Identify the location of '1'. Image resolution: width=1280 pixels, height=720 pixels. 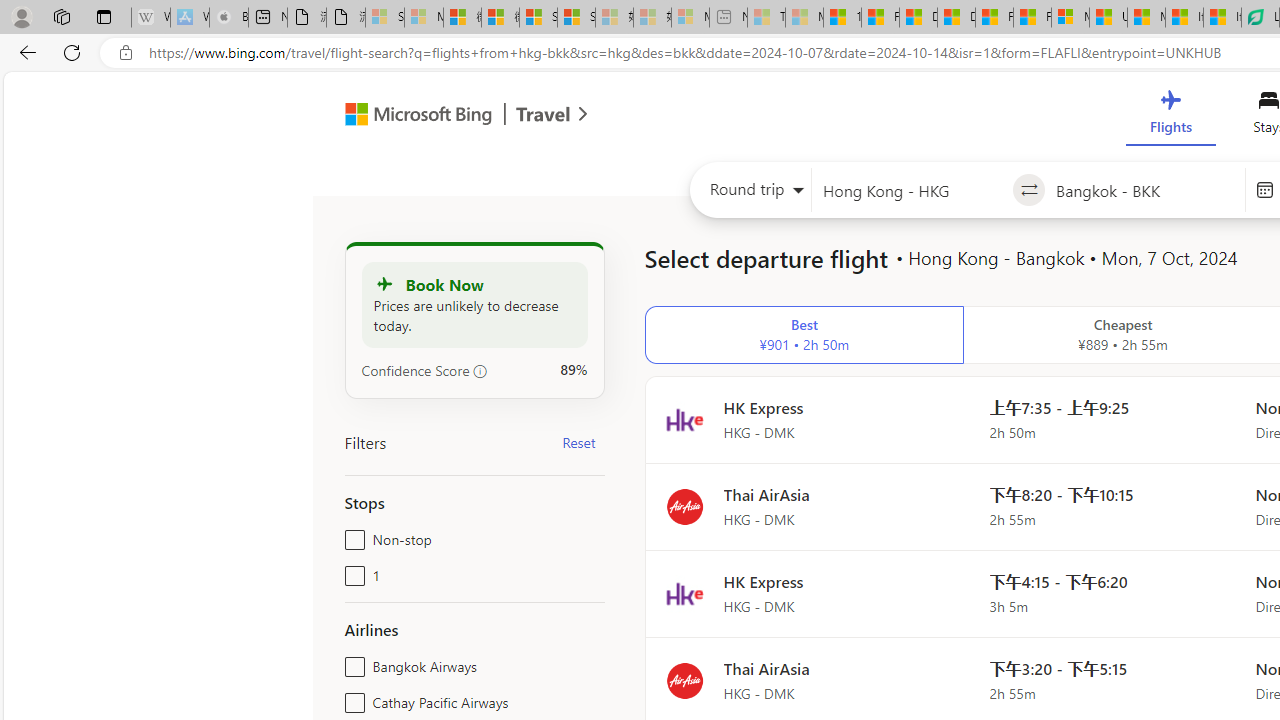
(351, 572).